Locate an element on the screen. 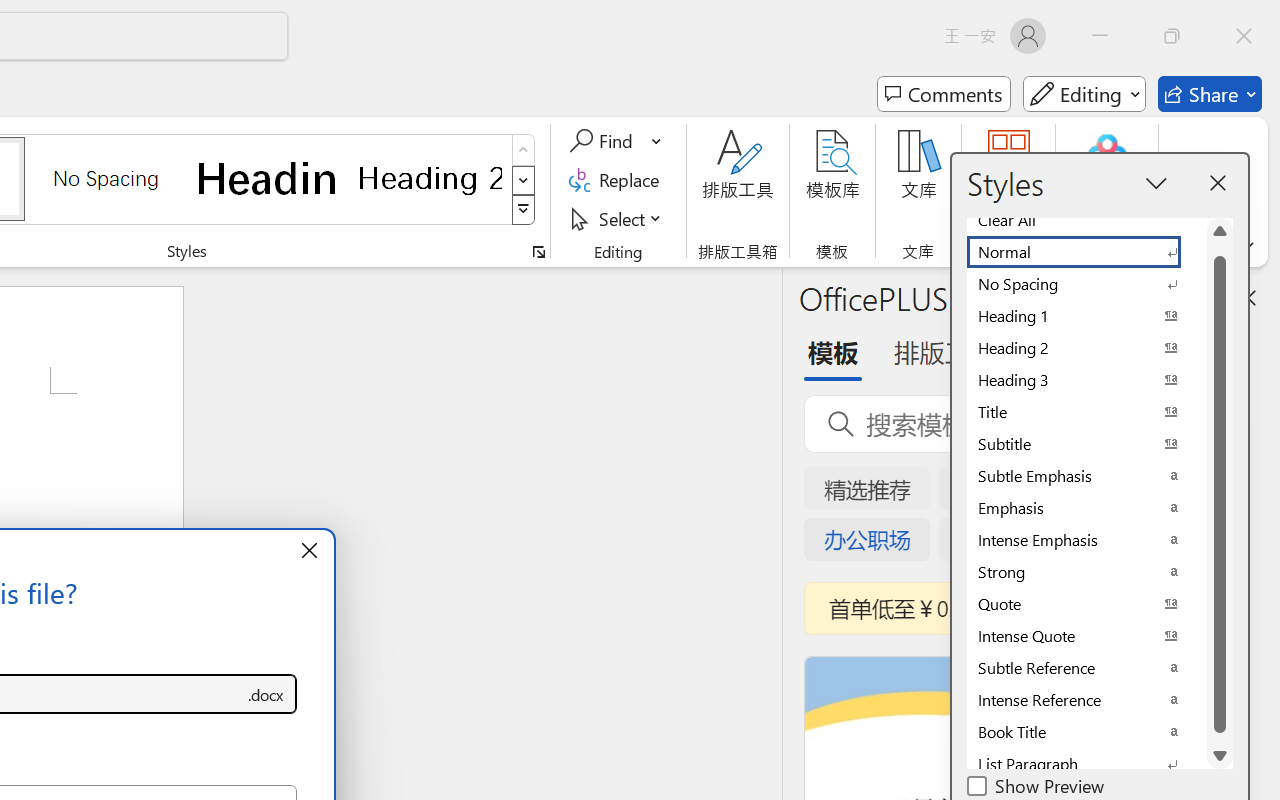 The image size is (1280, 800). 'Restore Down' is located at coordinates (1172, 35).